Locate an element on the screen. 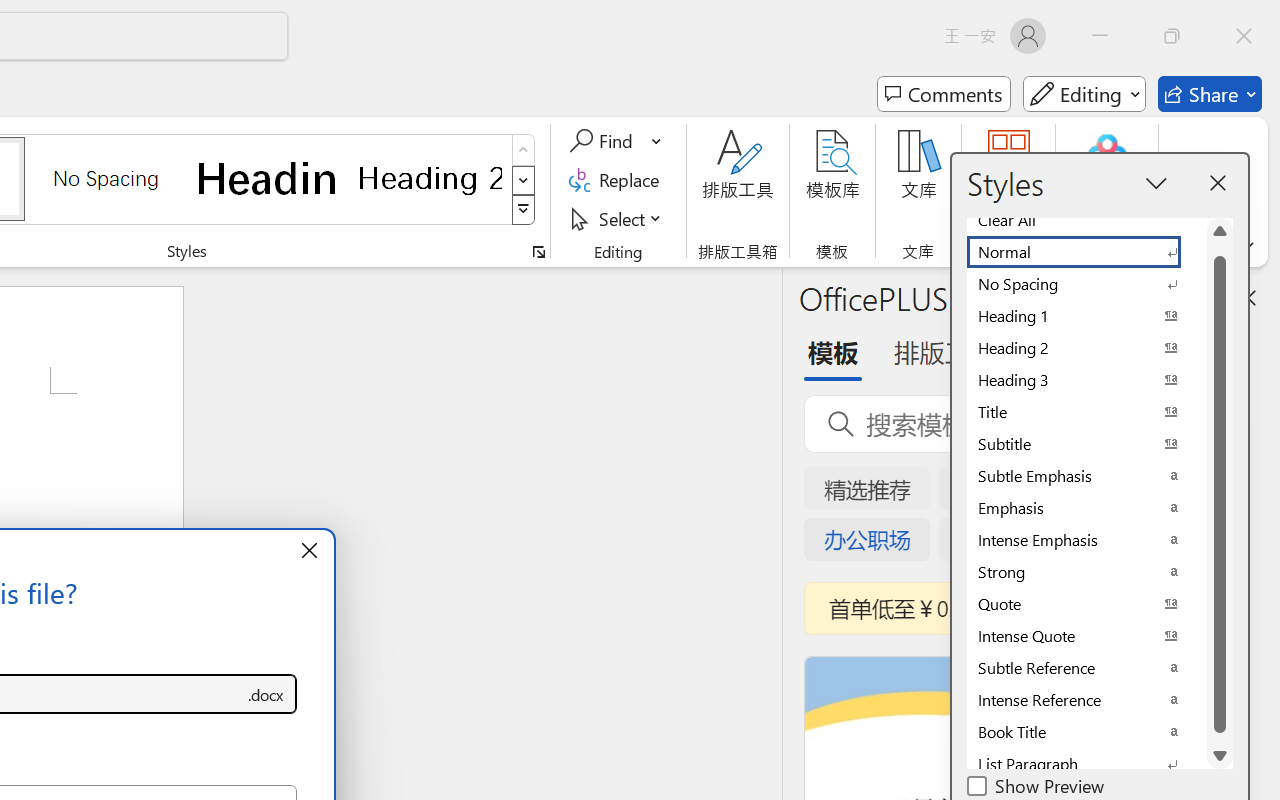 The image size is (1280, 800). 'Restore Down' is located at coordinates (1172, 35).